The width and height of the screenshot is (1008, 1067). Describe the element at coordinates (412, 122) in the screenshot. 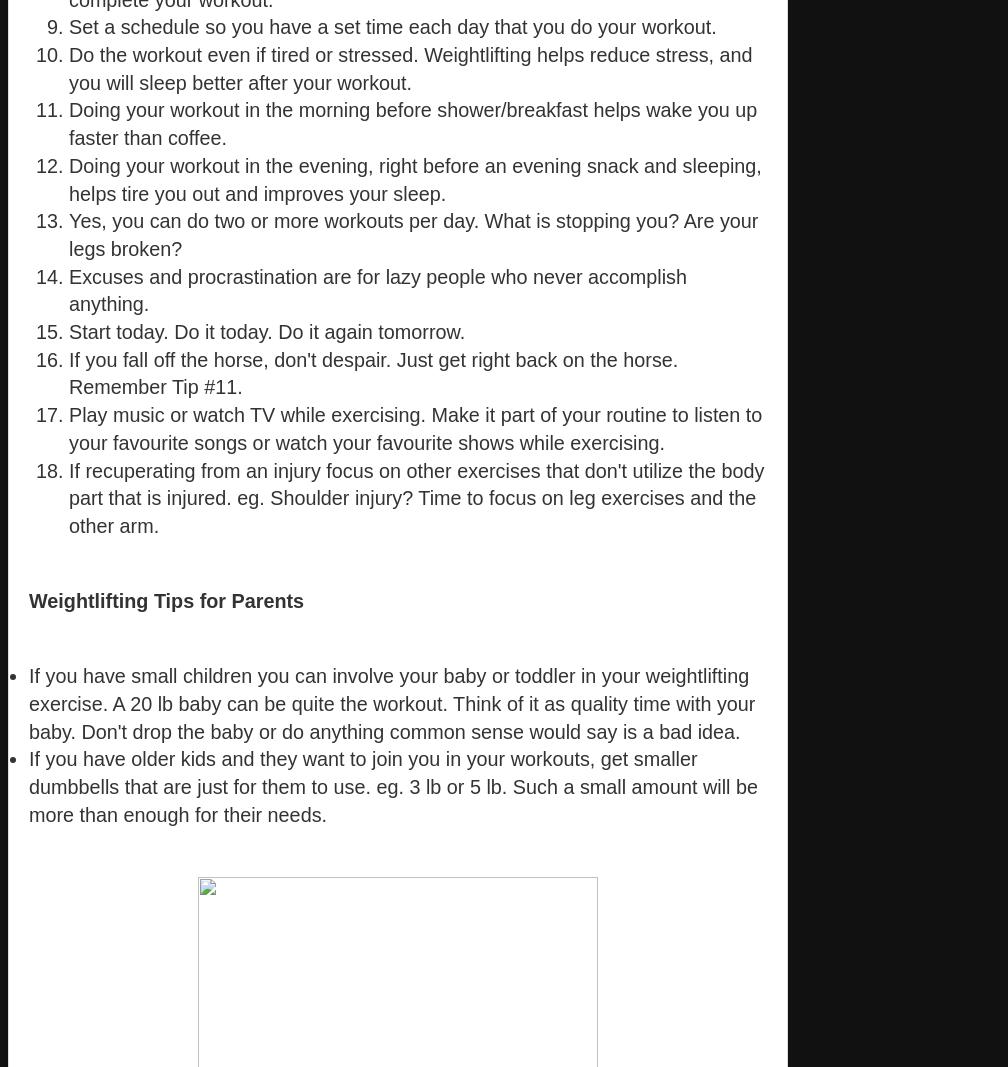

I see `'Doing your workout in the morning before shower/breakfast helps wake you up faster than coffee.'` at that location.